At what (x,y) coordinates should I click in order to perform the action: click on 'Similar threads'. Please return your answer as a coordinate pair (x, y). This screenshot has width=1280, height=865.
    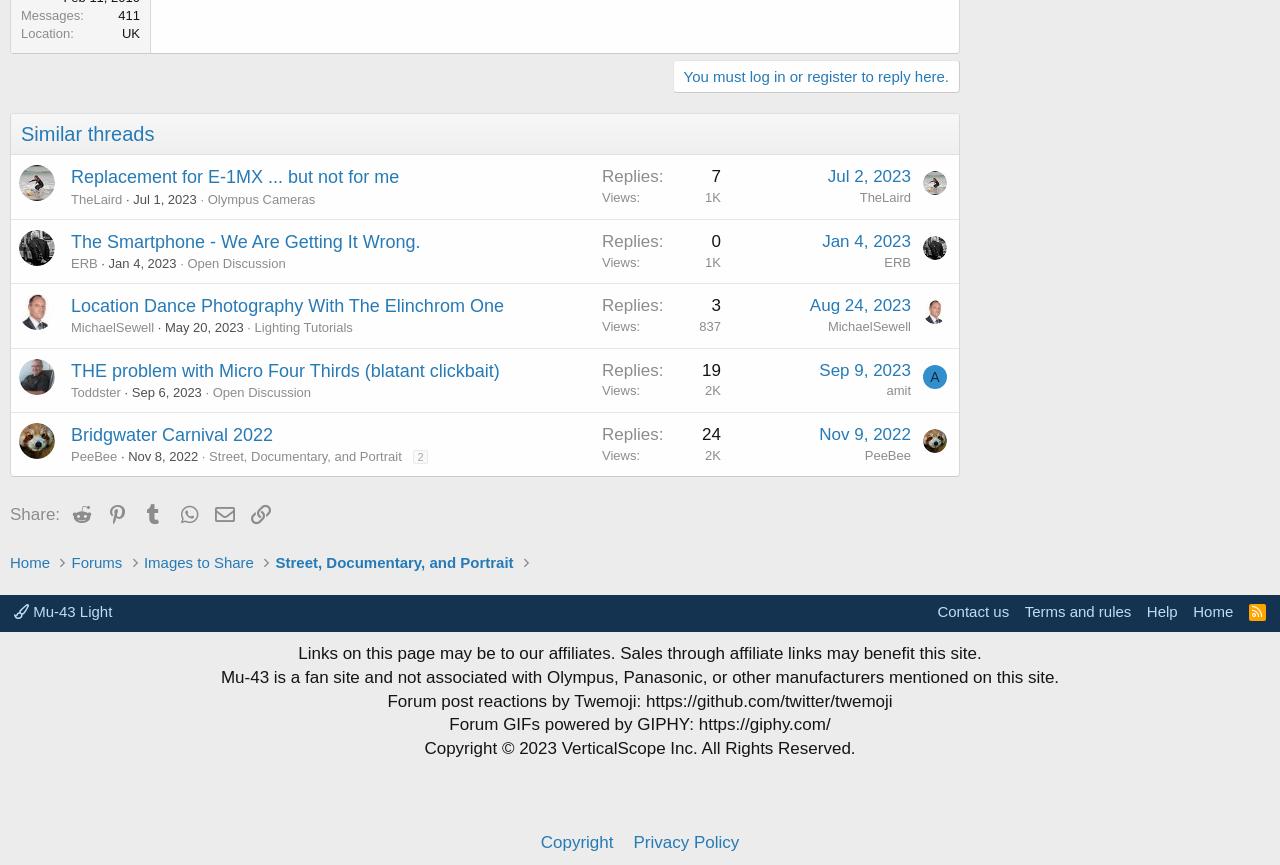
    Looking at the image, I should click on (86, 133).